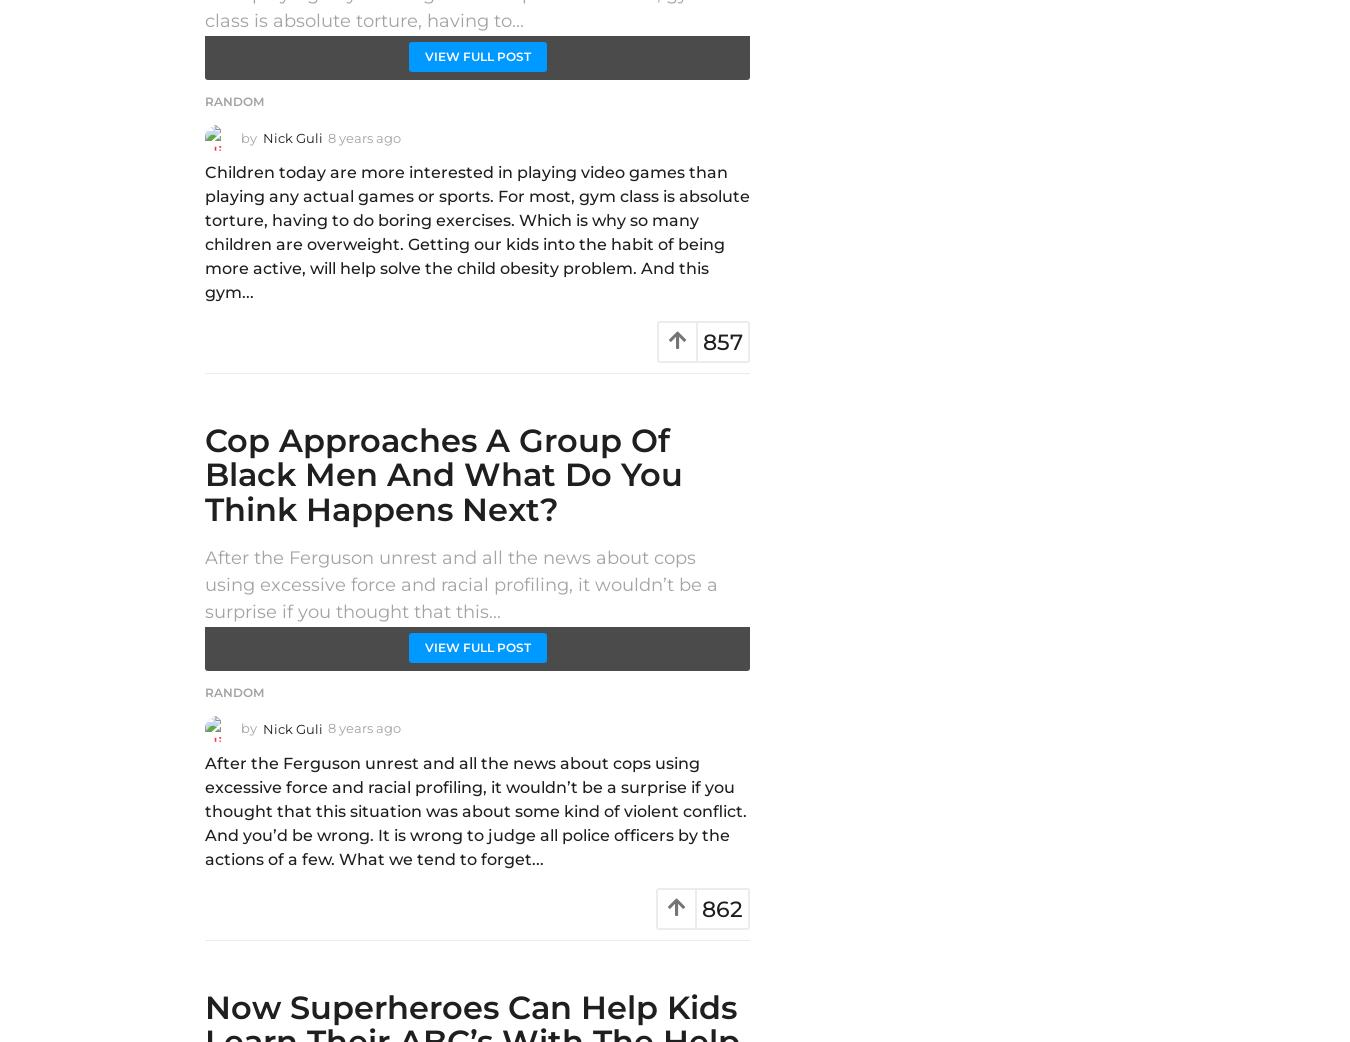 Image resolution: width=1350 pixels, height=1042 pixels. Describe the element at coordinates (721, 907) in the screenshot. I see `'862'` at that location.